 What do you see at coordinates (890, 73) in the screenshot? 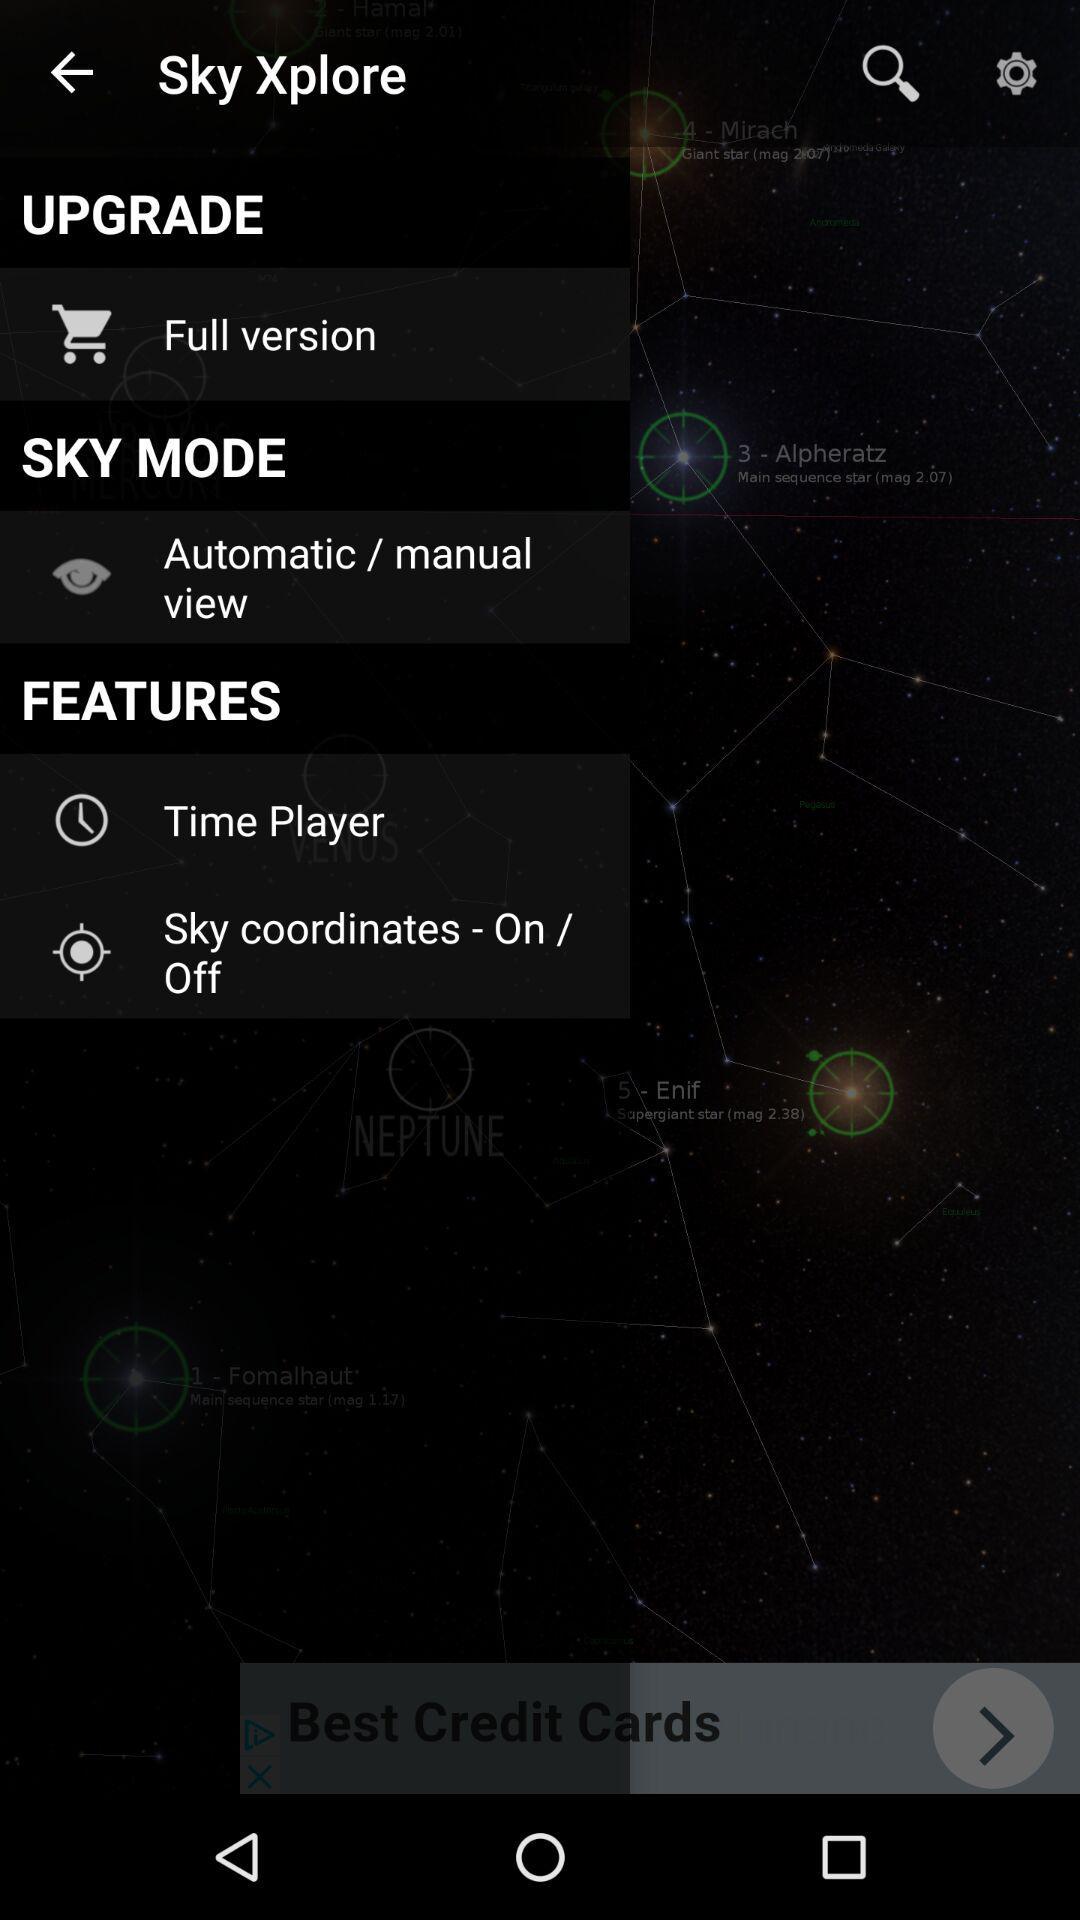
I see `the icon to the right of the sky xplore icon` at bounding box center [890, 73].